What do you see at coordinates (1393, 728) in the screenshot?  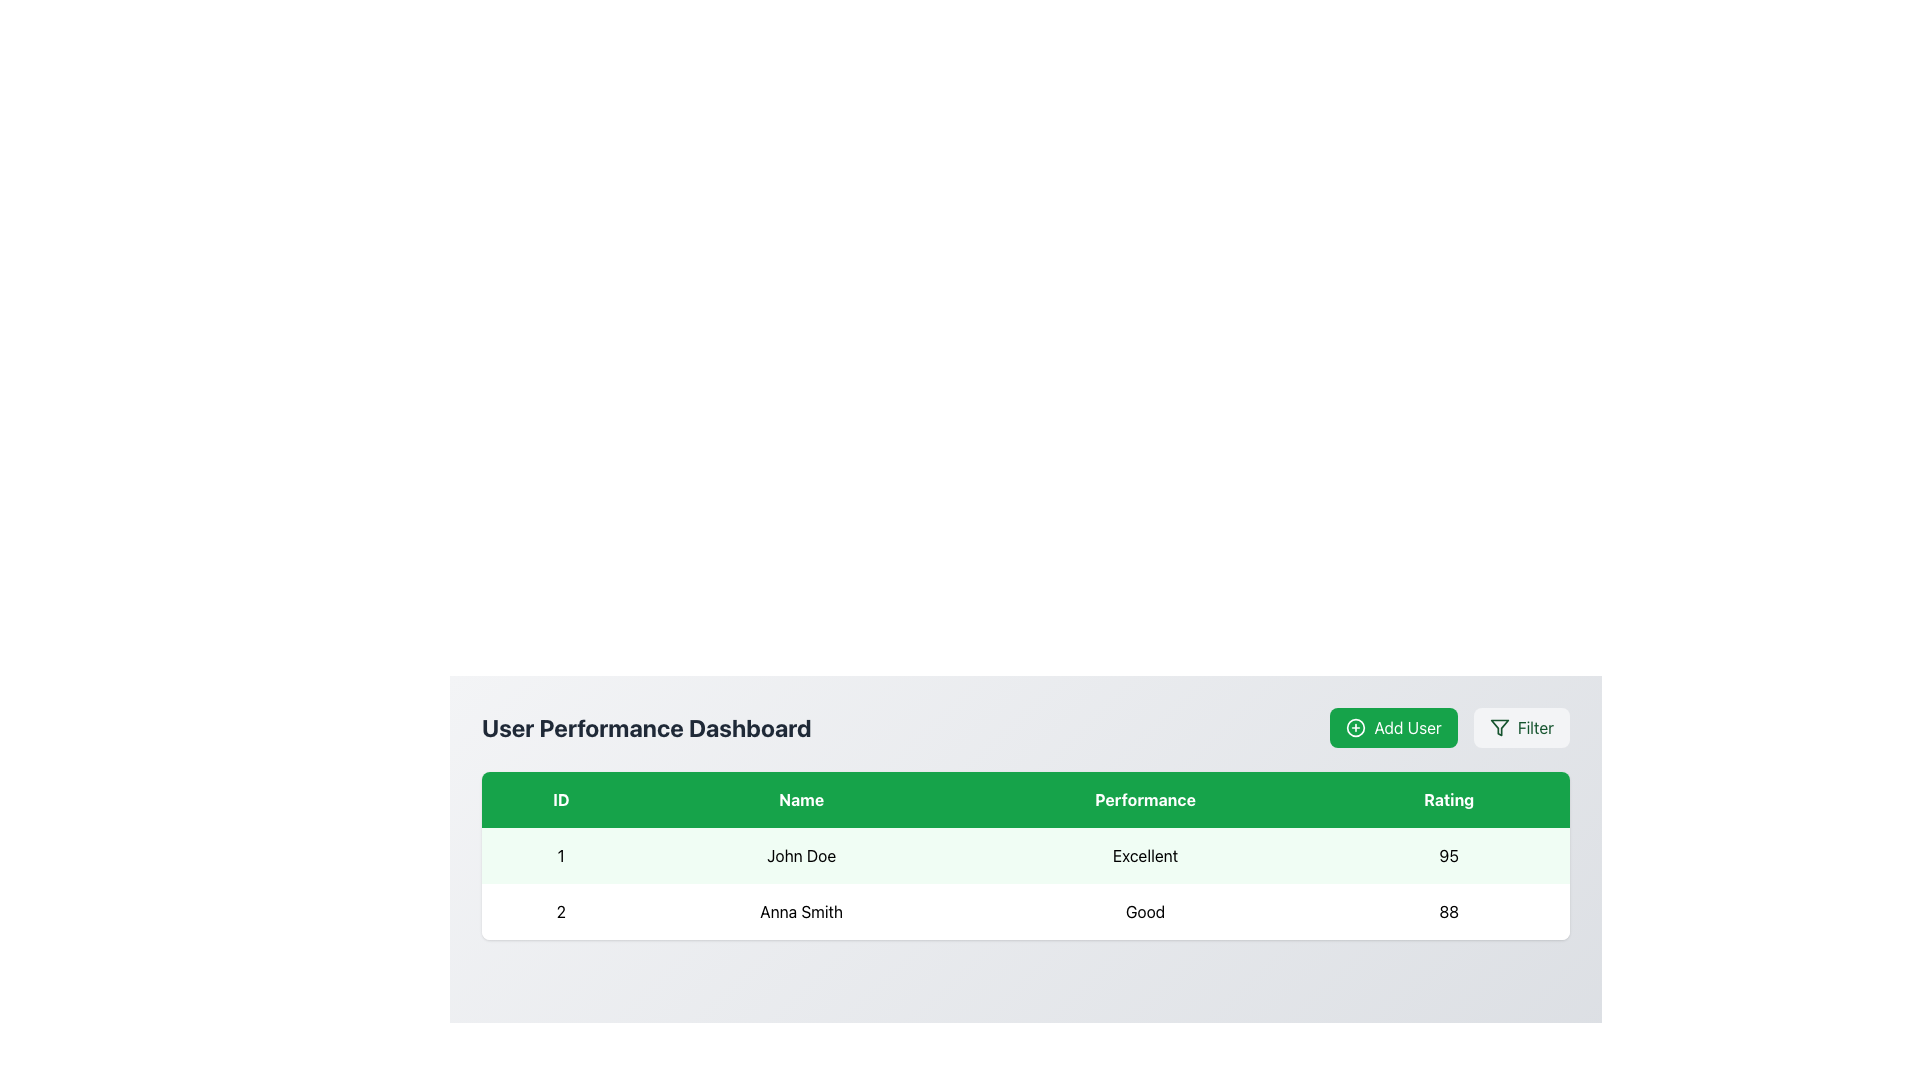 I see `the button that triggers the action for adding a new user, located in the upper right section of the interface` at bounding box center [1393, 728].